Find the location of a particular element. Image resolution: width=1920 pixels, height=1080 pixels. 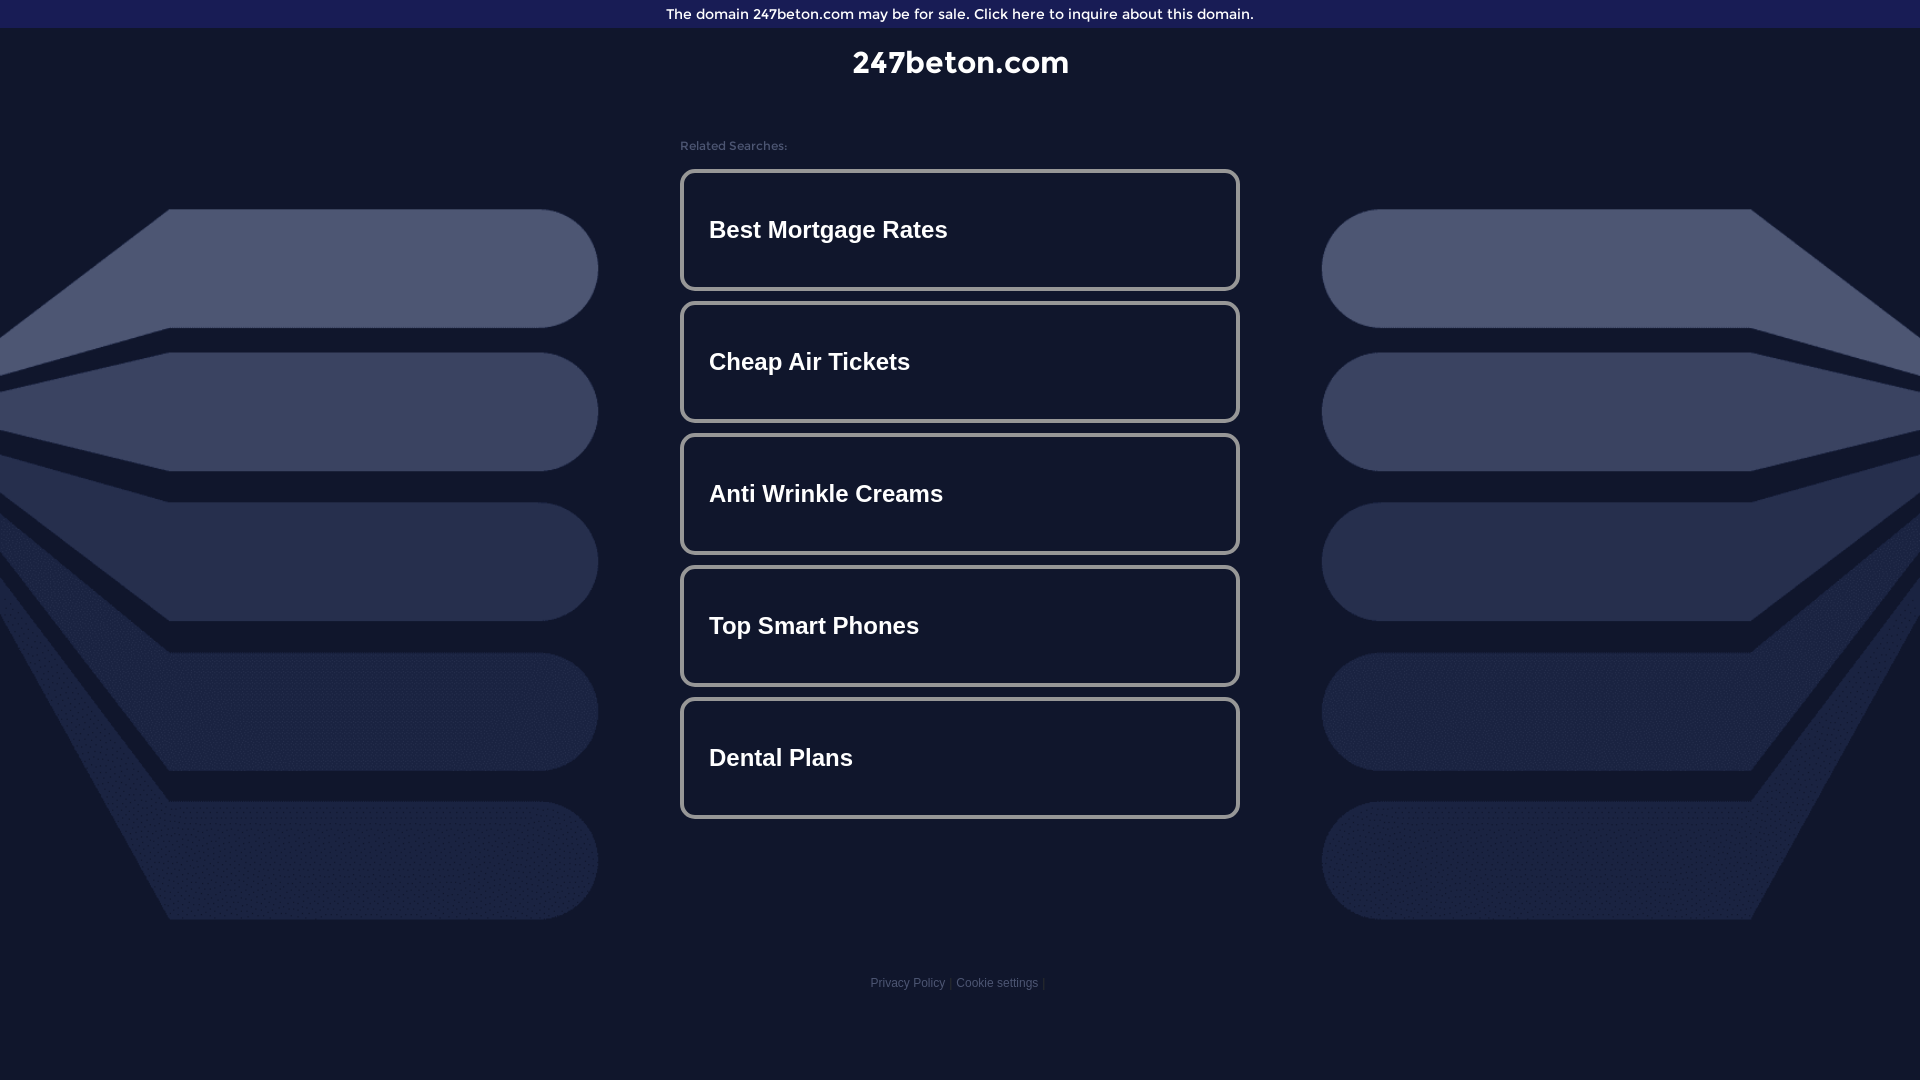

'Cookie settings' is located at coordinates (997, 982).